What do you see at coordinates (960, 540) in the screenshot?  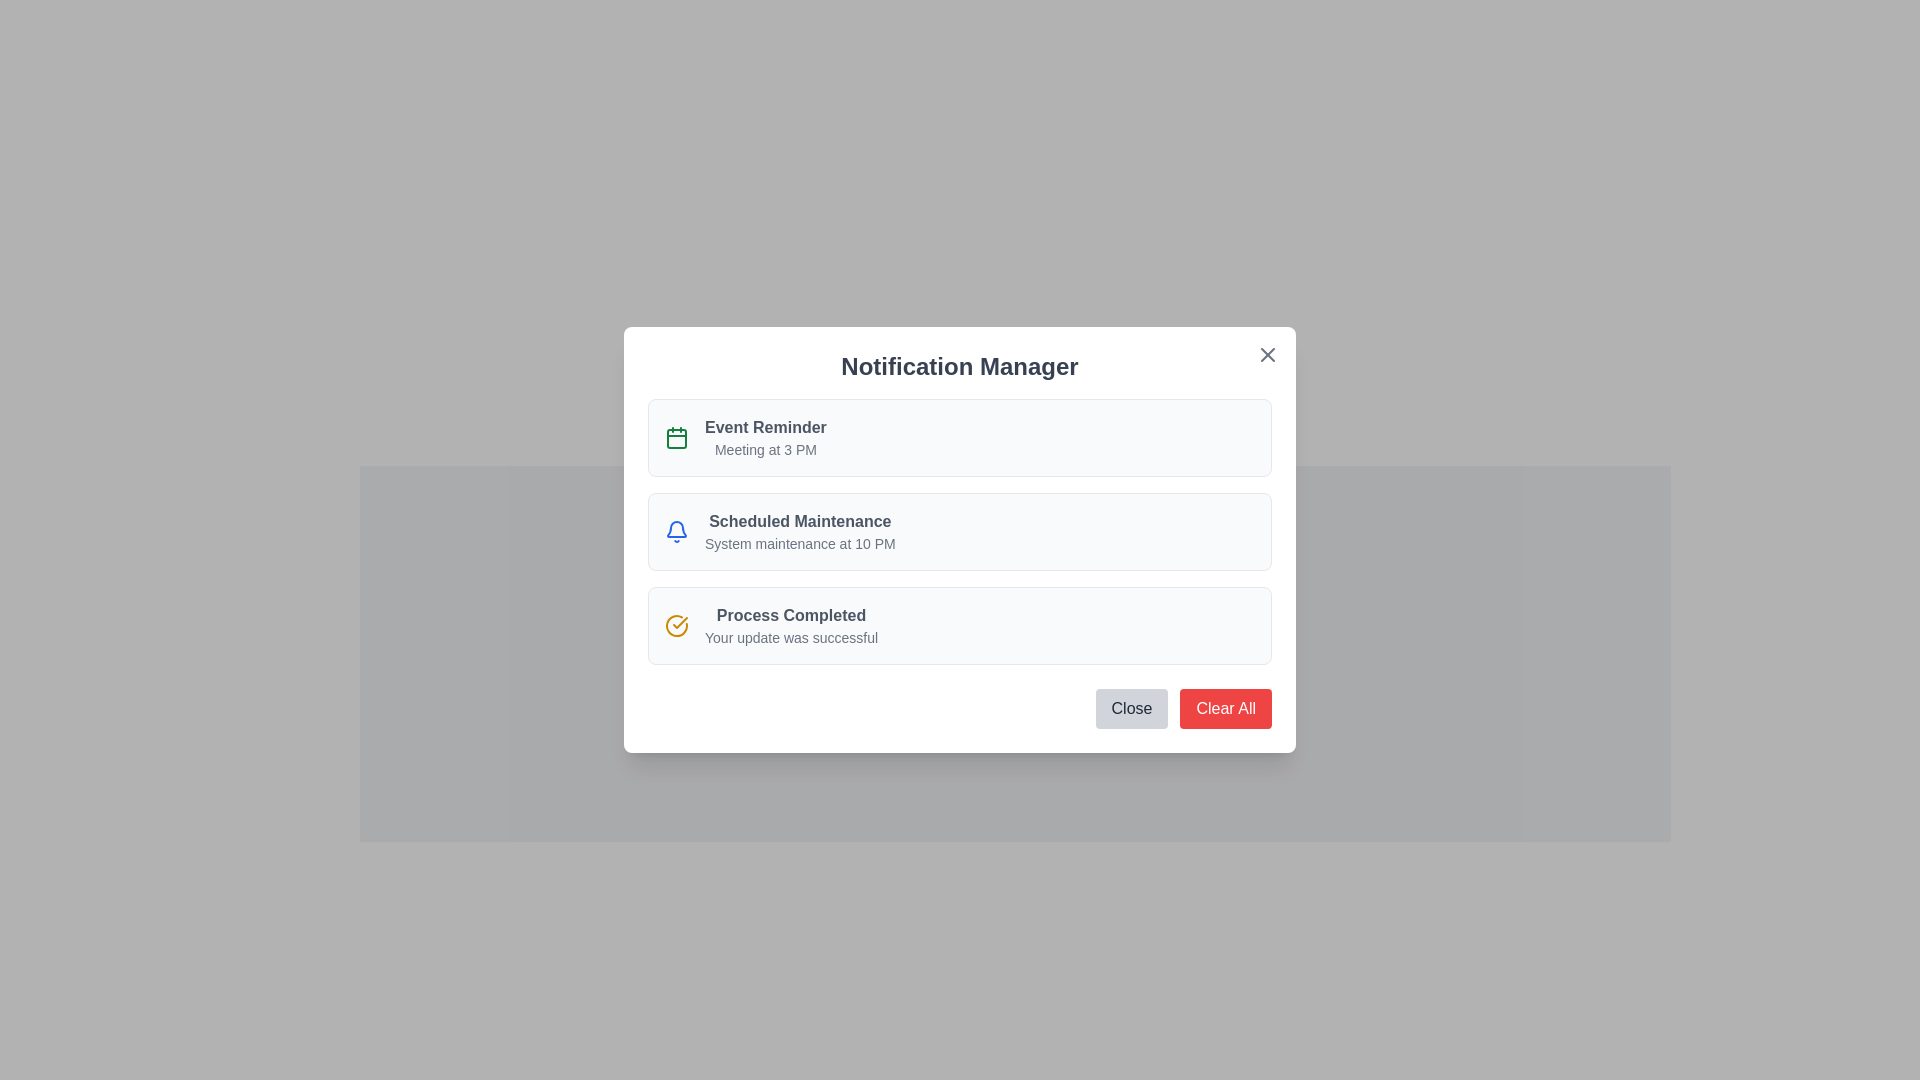 I see `the second card in the notification panel titled 'Notification Manager', which displays the message 'System maintenance at 10 PM'` at bounding box center [960, 540].